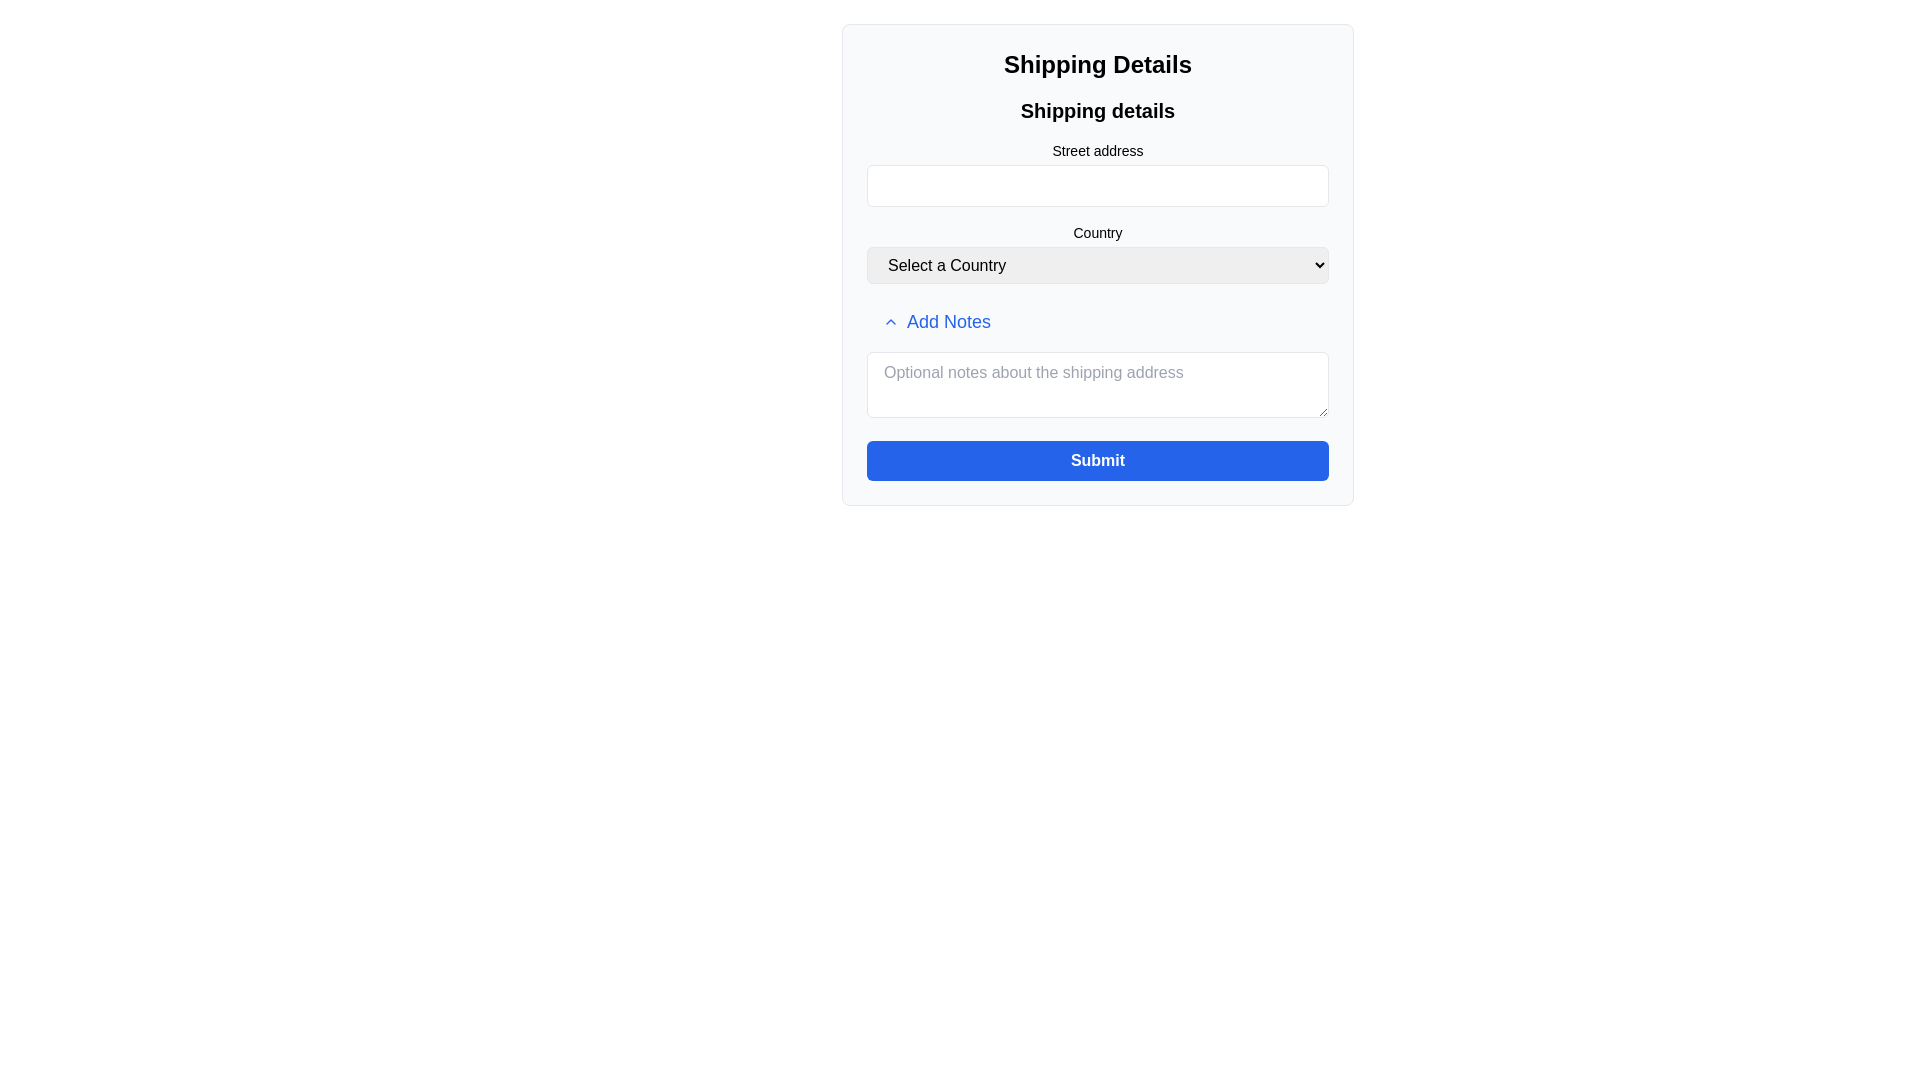 This screenshot has width=1920, height=1080. What do you see at coordinates (890, 320) in the screenshot?
I see `the small chevron icon pointing upwards, located to the left of the 'Add Notes' text label` at bounding box center [890, 320].